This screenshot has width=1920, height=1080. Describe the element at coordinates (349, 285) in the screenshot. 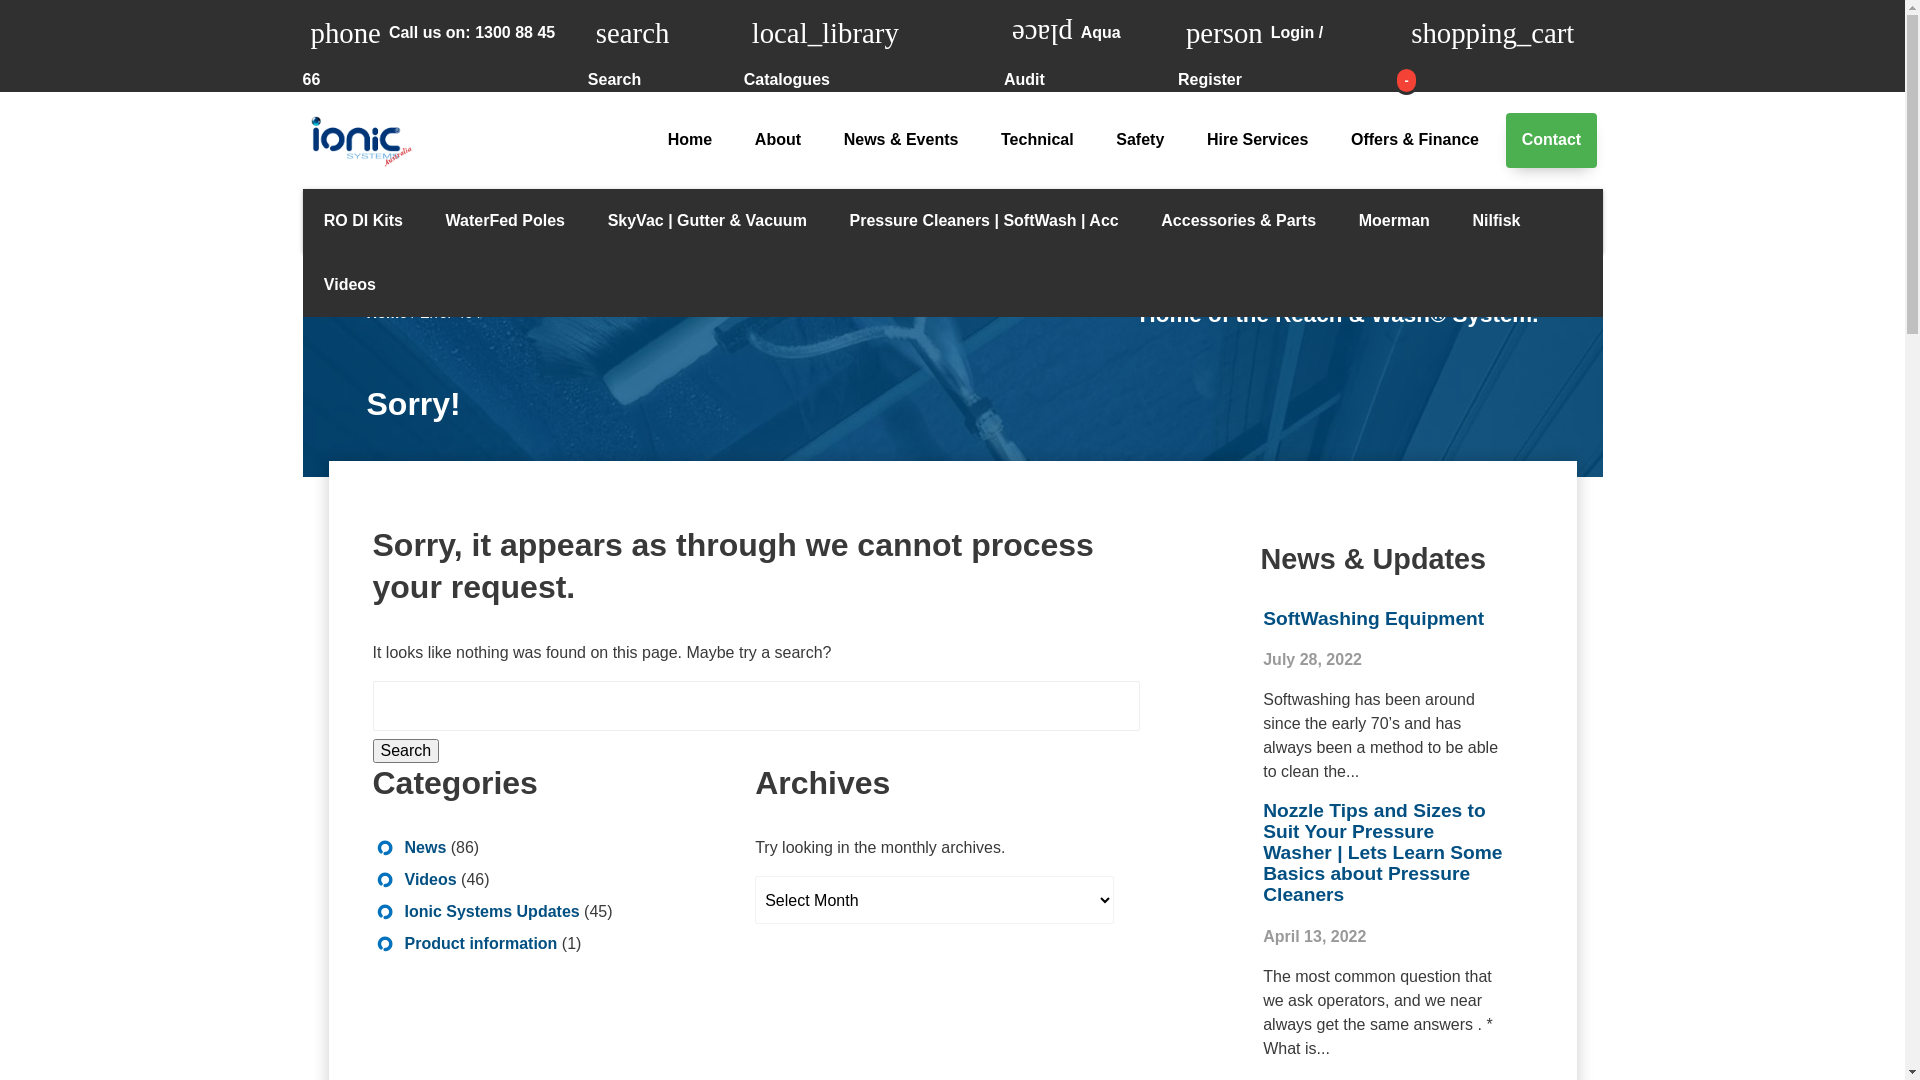

I see `'Videos'` at that location.